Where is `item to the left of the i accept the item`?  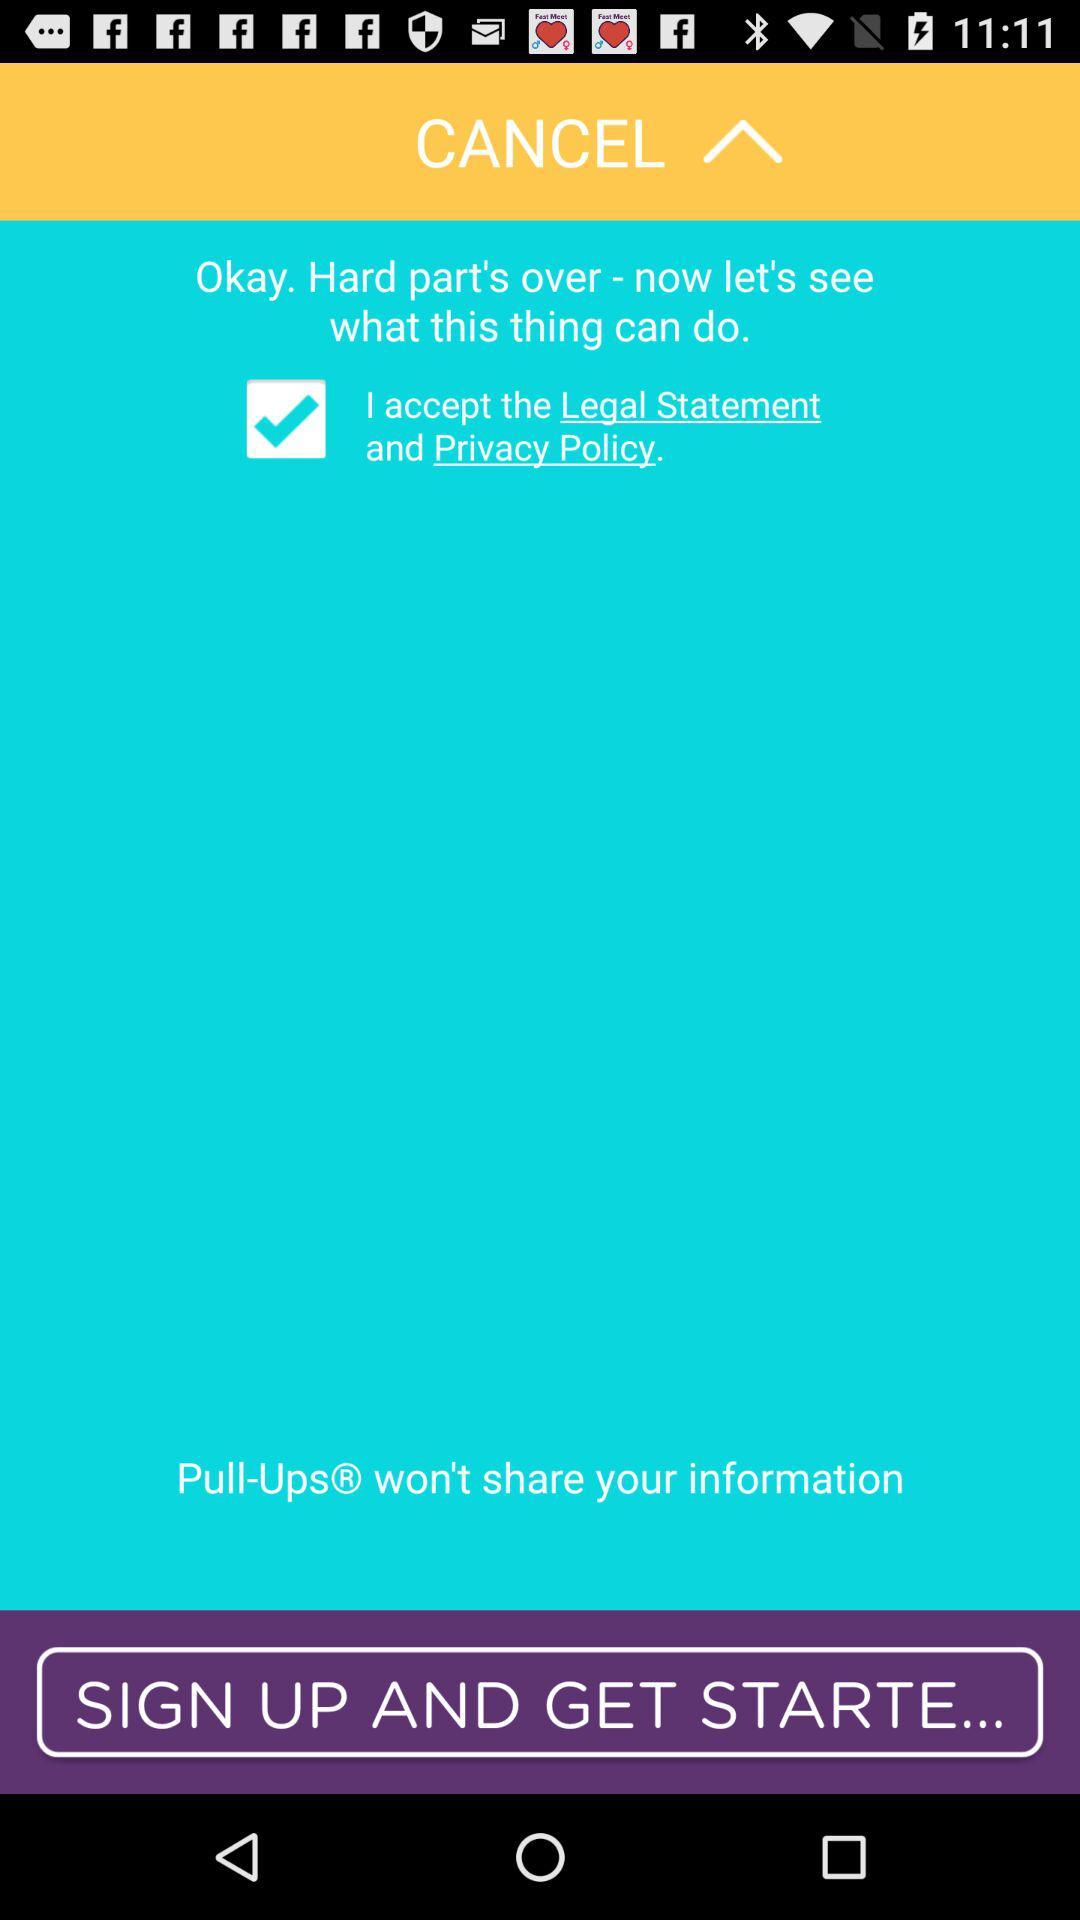 item to the left of the i accept the item is located at coordinates (286, 417).